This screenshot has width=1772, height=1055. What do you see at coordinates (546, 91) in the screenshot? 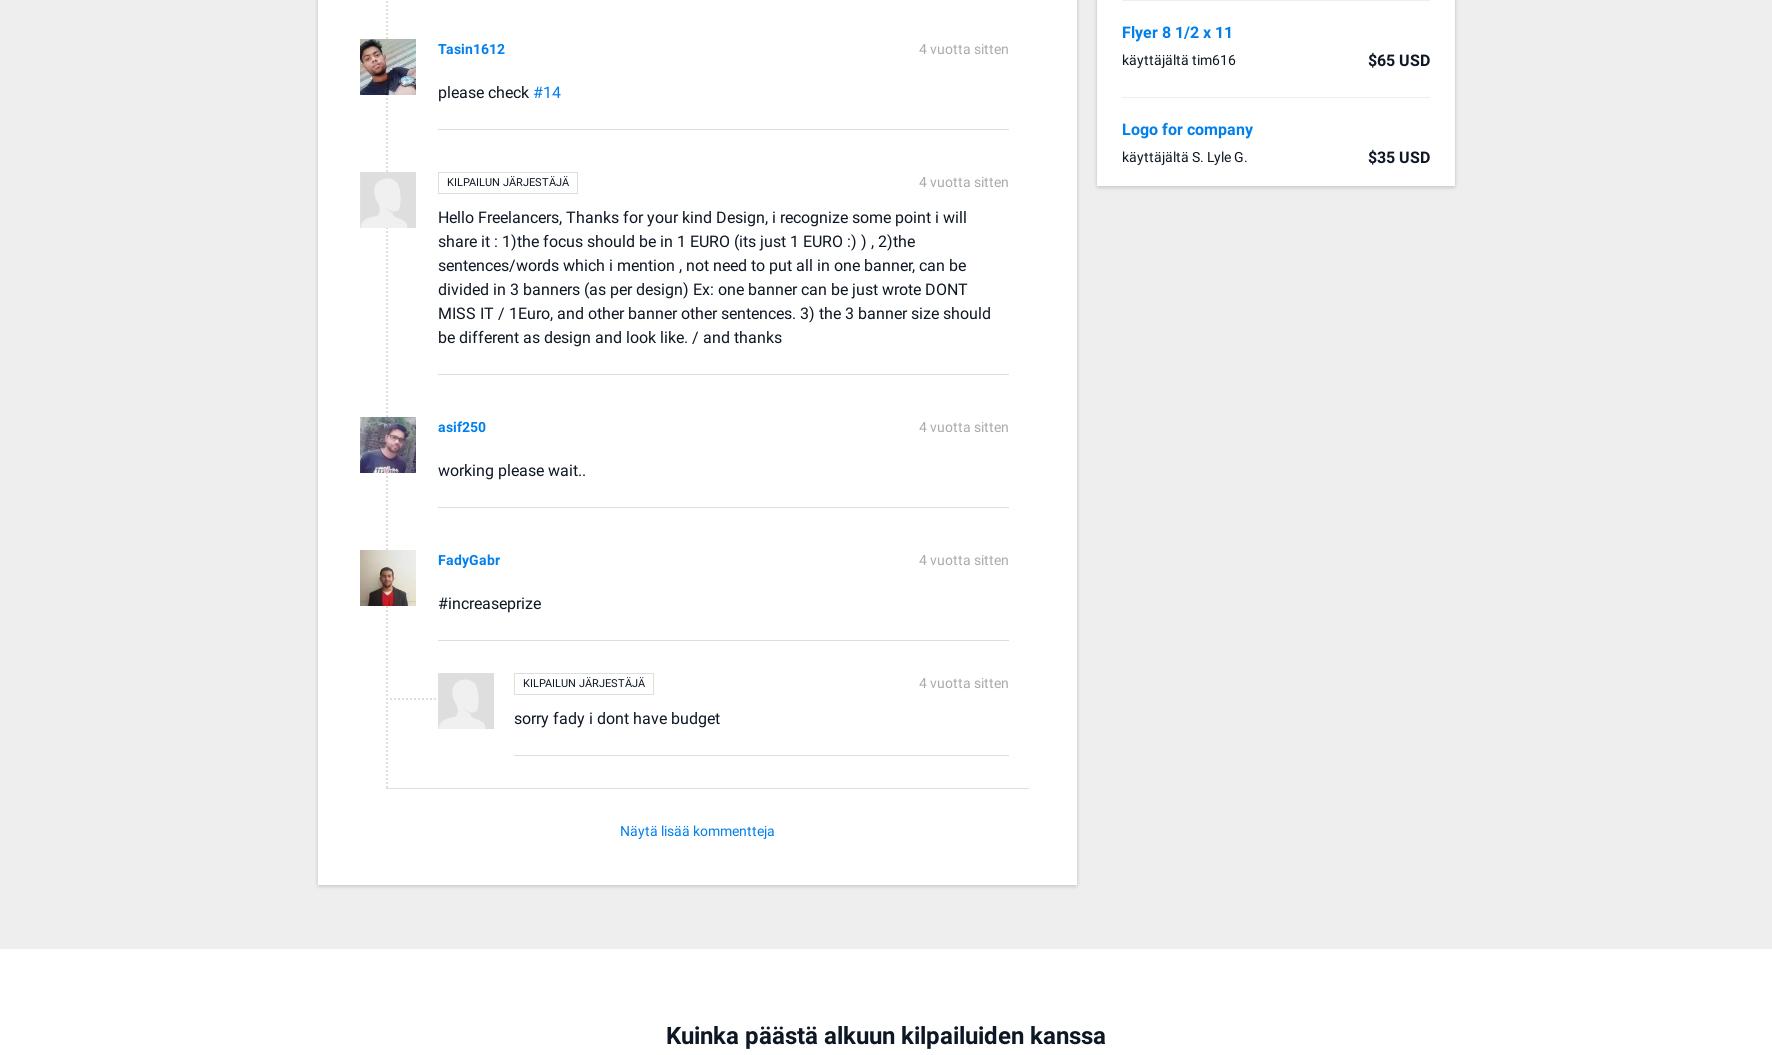
I see `'#14'` at bounding box center [546, 91].